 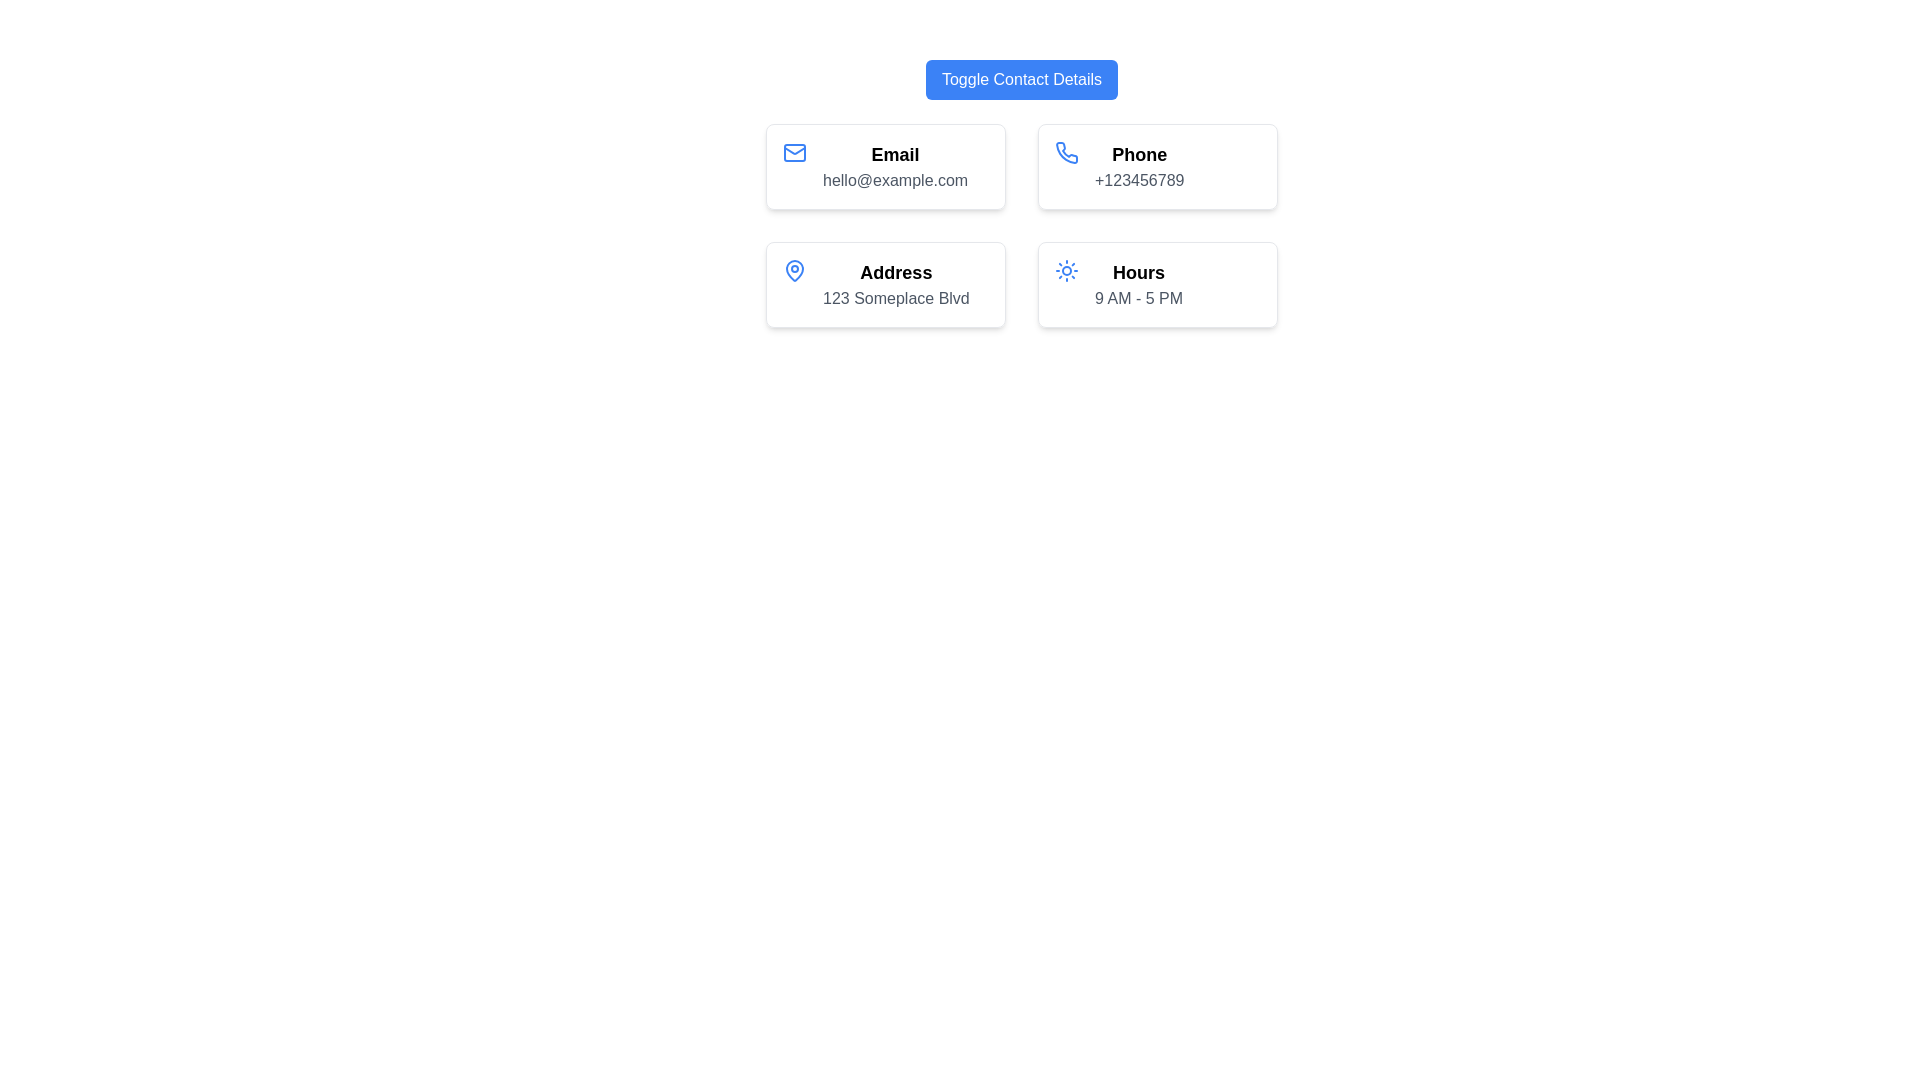 What do you see at coordinates (1065, 270) in the screenshot?
I see `the 'Hours' icon located in the top-right quadrant of the interface, above the text '9 AM - 5 PM', which serves as a visual representation of the operational hours` at bounding box center [1065, 270].